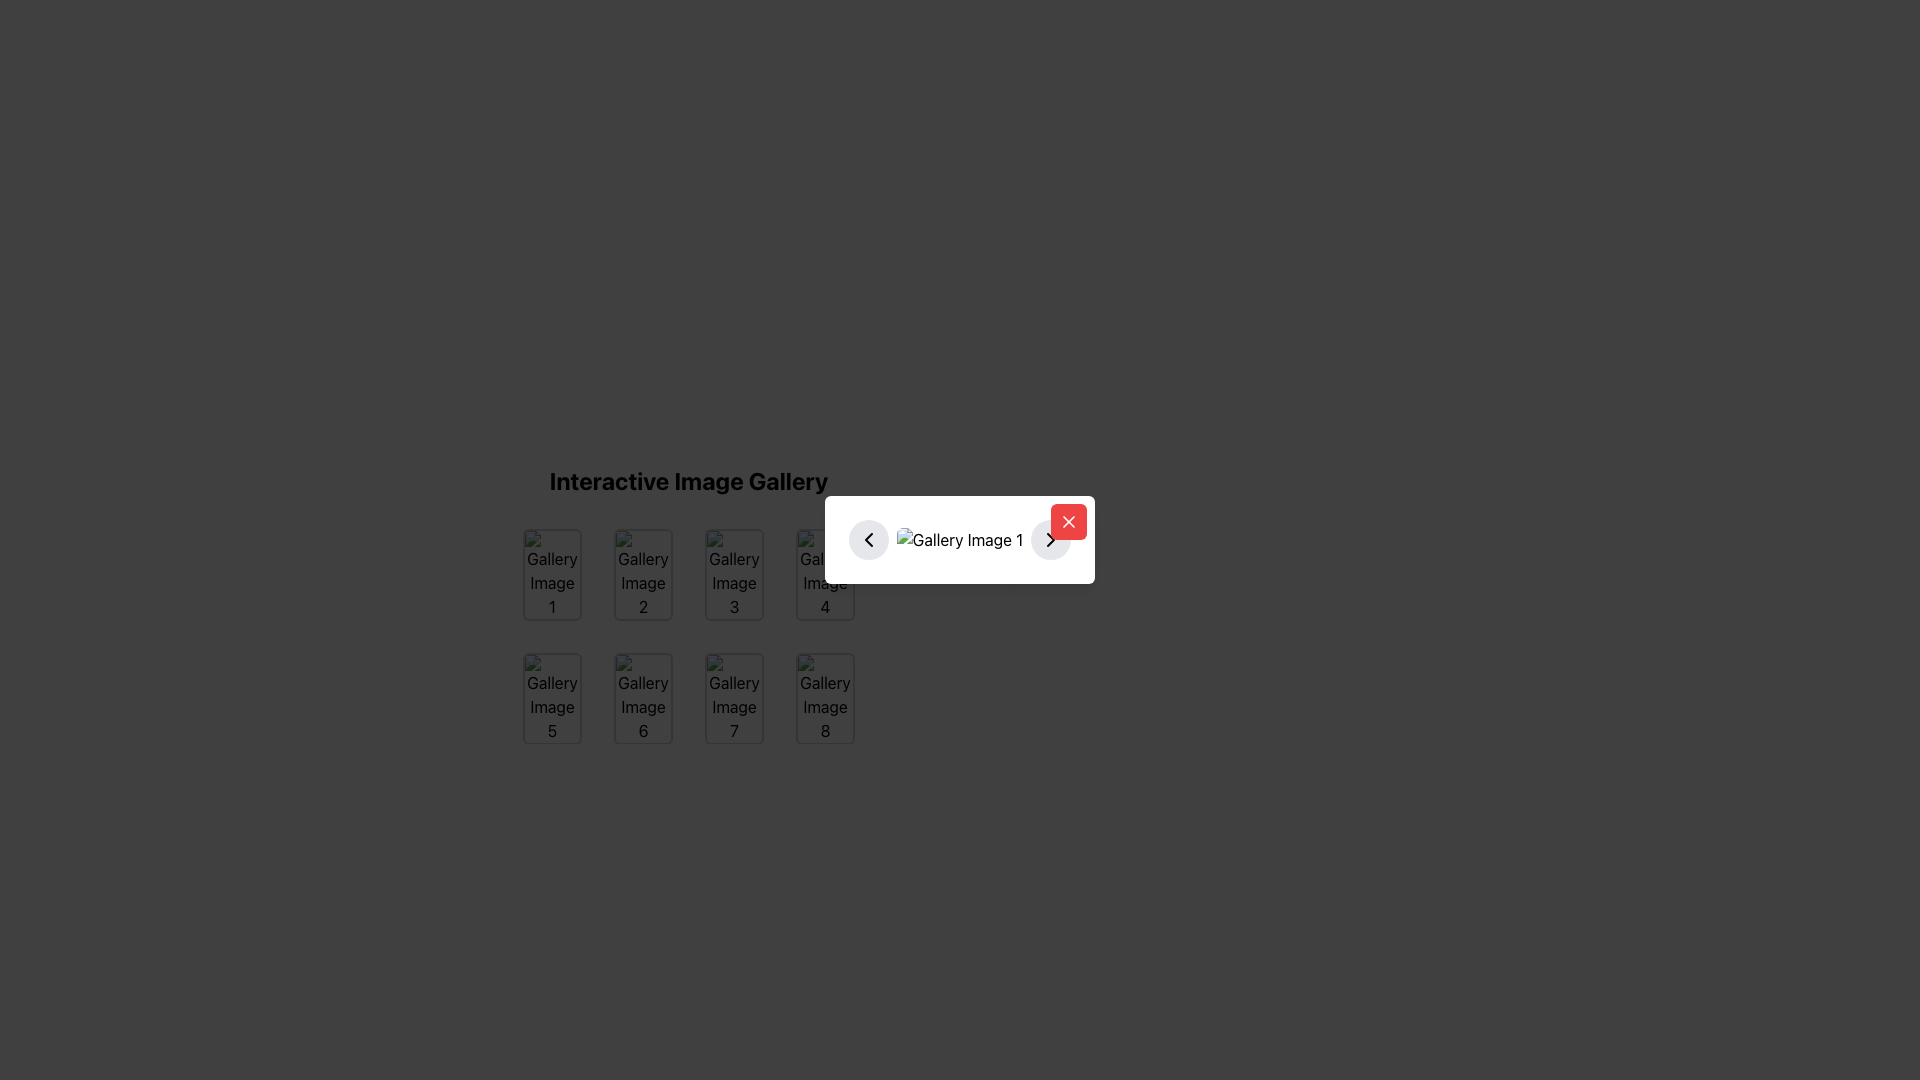 The width and height of the screenshot is (1920, 1080). Describe the element at coordinates (689, 481) in the screenshot. I see `the bold and large-font heading displaying 'Interactive Image Gallery'` at that location.